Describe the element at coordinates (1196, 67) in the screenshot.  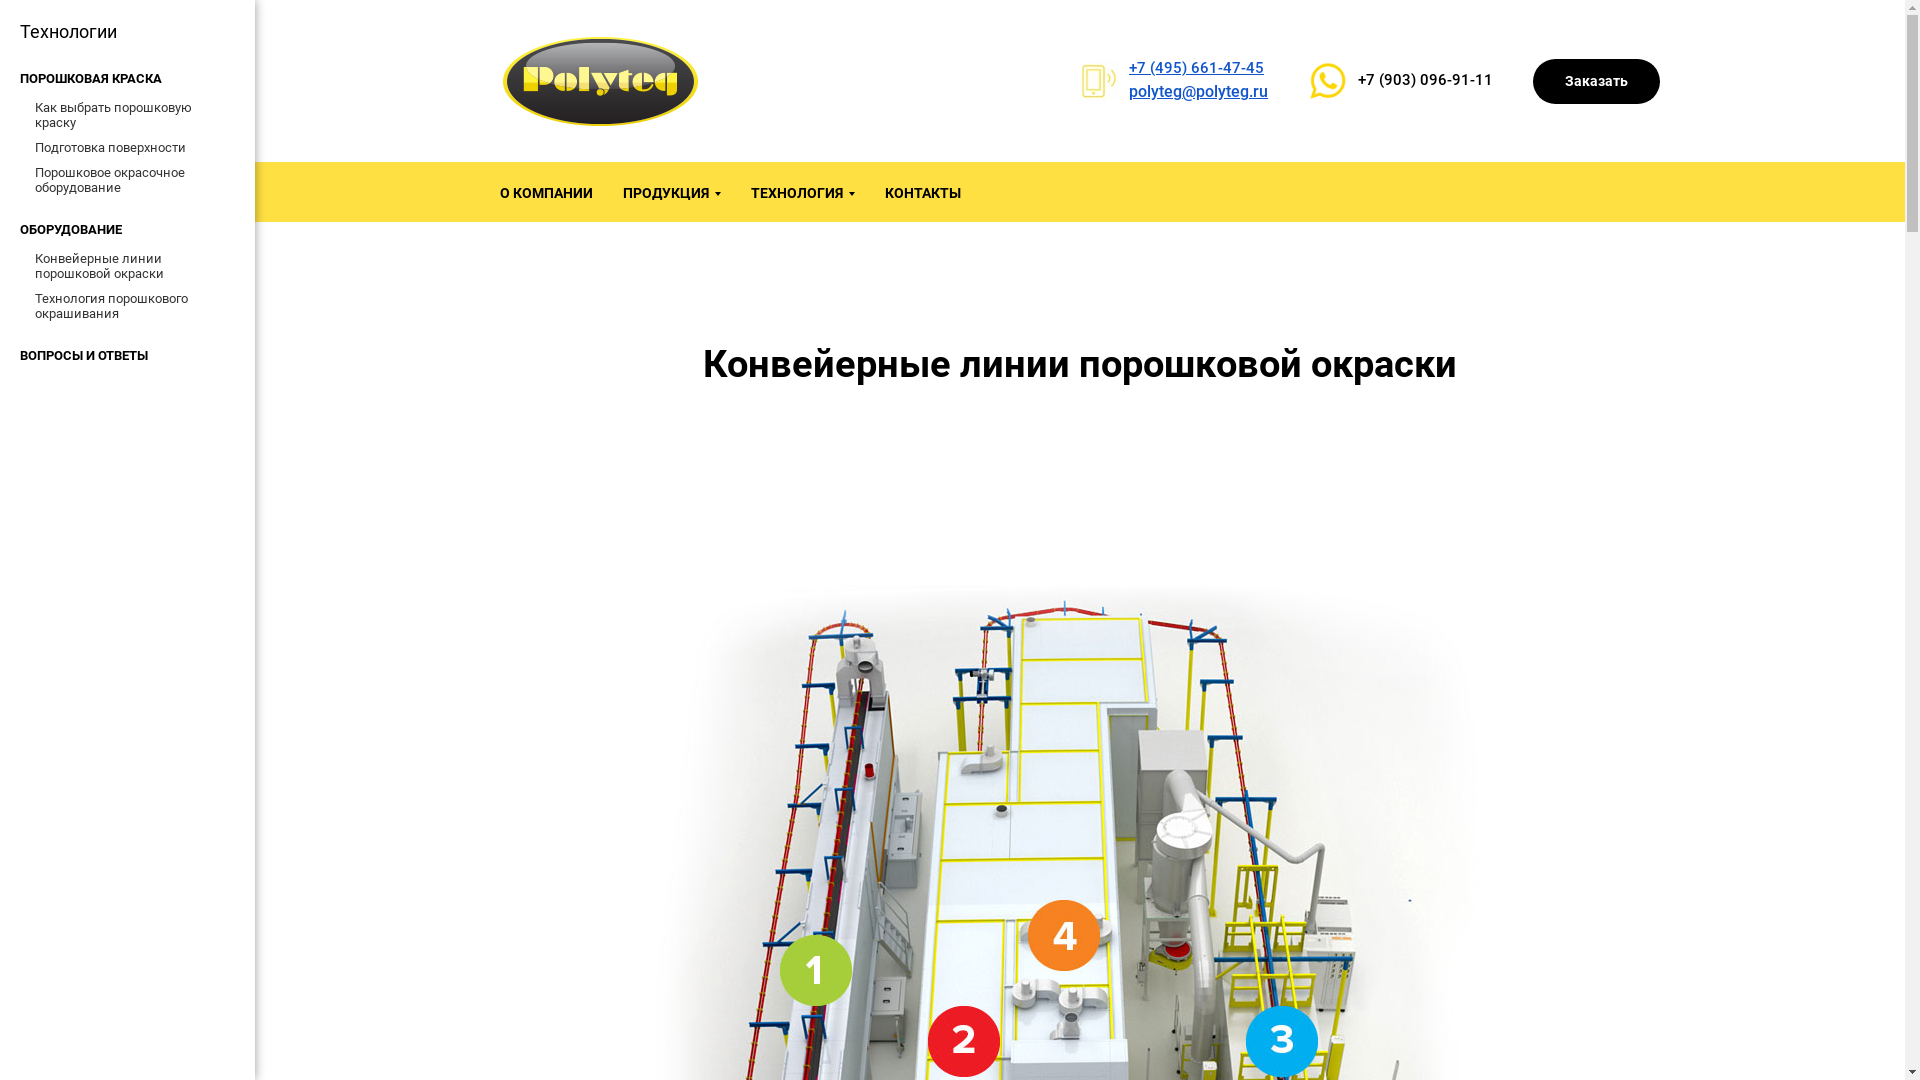
I see `'+7 (495) 661-47-45'` at that location.